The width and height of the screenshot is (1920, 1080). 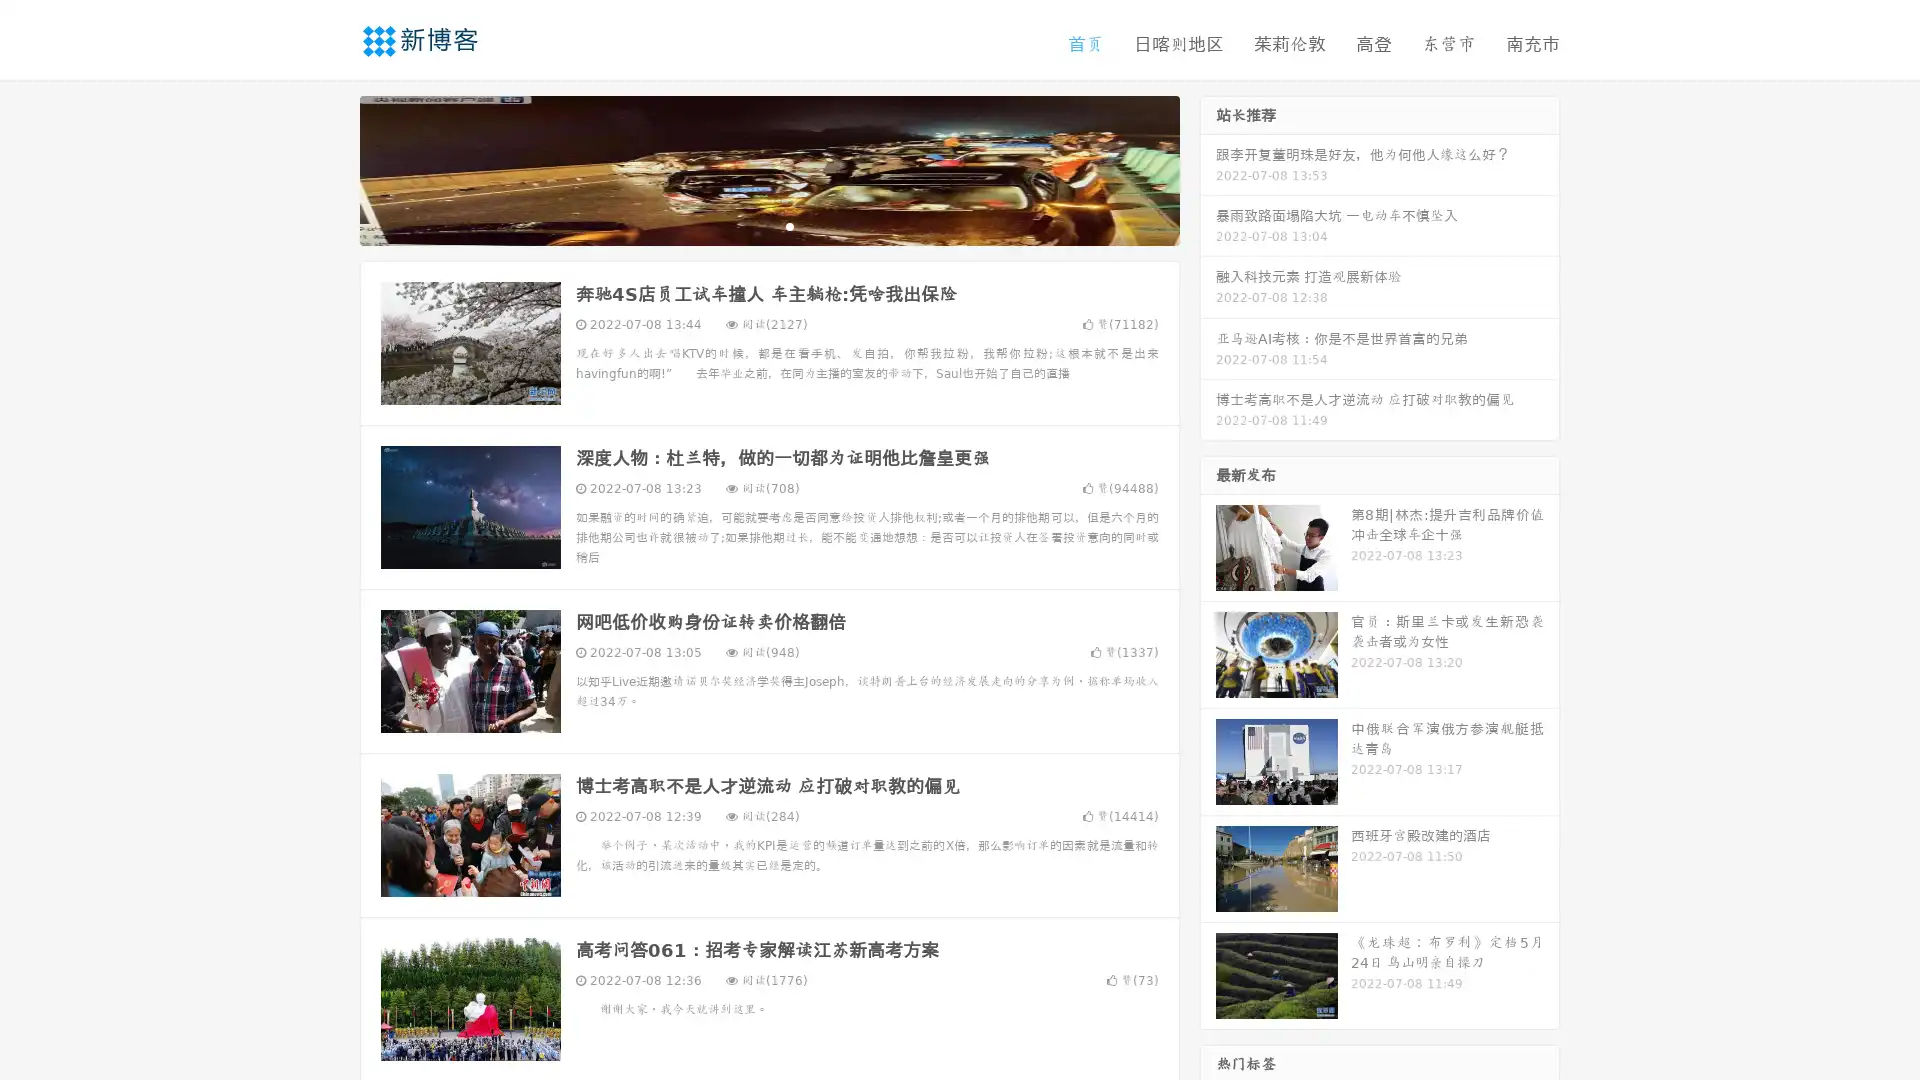 I want to click on Go to slide 2, so click(x=768, y=225).